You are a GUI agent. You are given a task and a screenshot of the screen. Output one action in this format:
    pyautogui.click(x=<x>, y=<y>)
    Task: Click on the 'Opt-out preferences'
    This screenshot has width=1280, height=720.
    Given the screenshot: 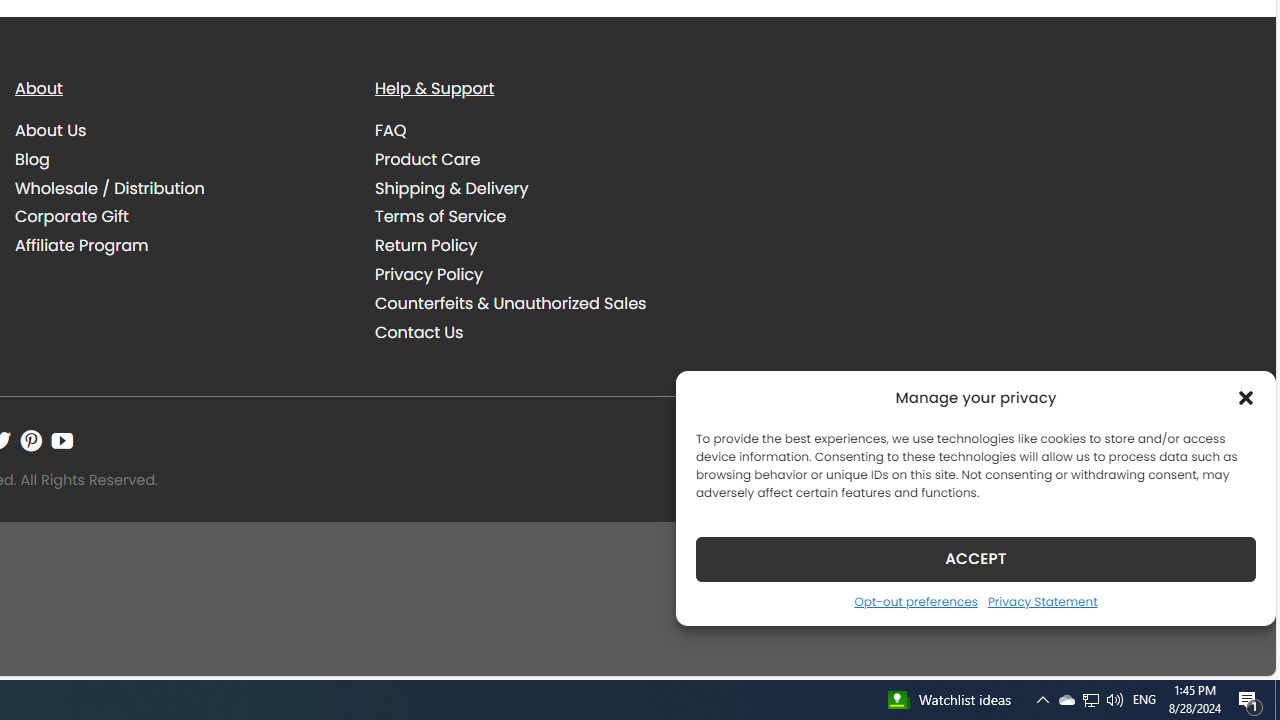 What is the action you would take?
    pyautogui.click(x=914, y=600)
    